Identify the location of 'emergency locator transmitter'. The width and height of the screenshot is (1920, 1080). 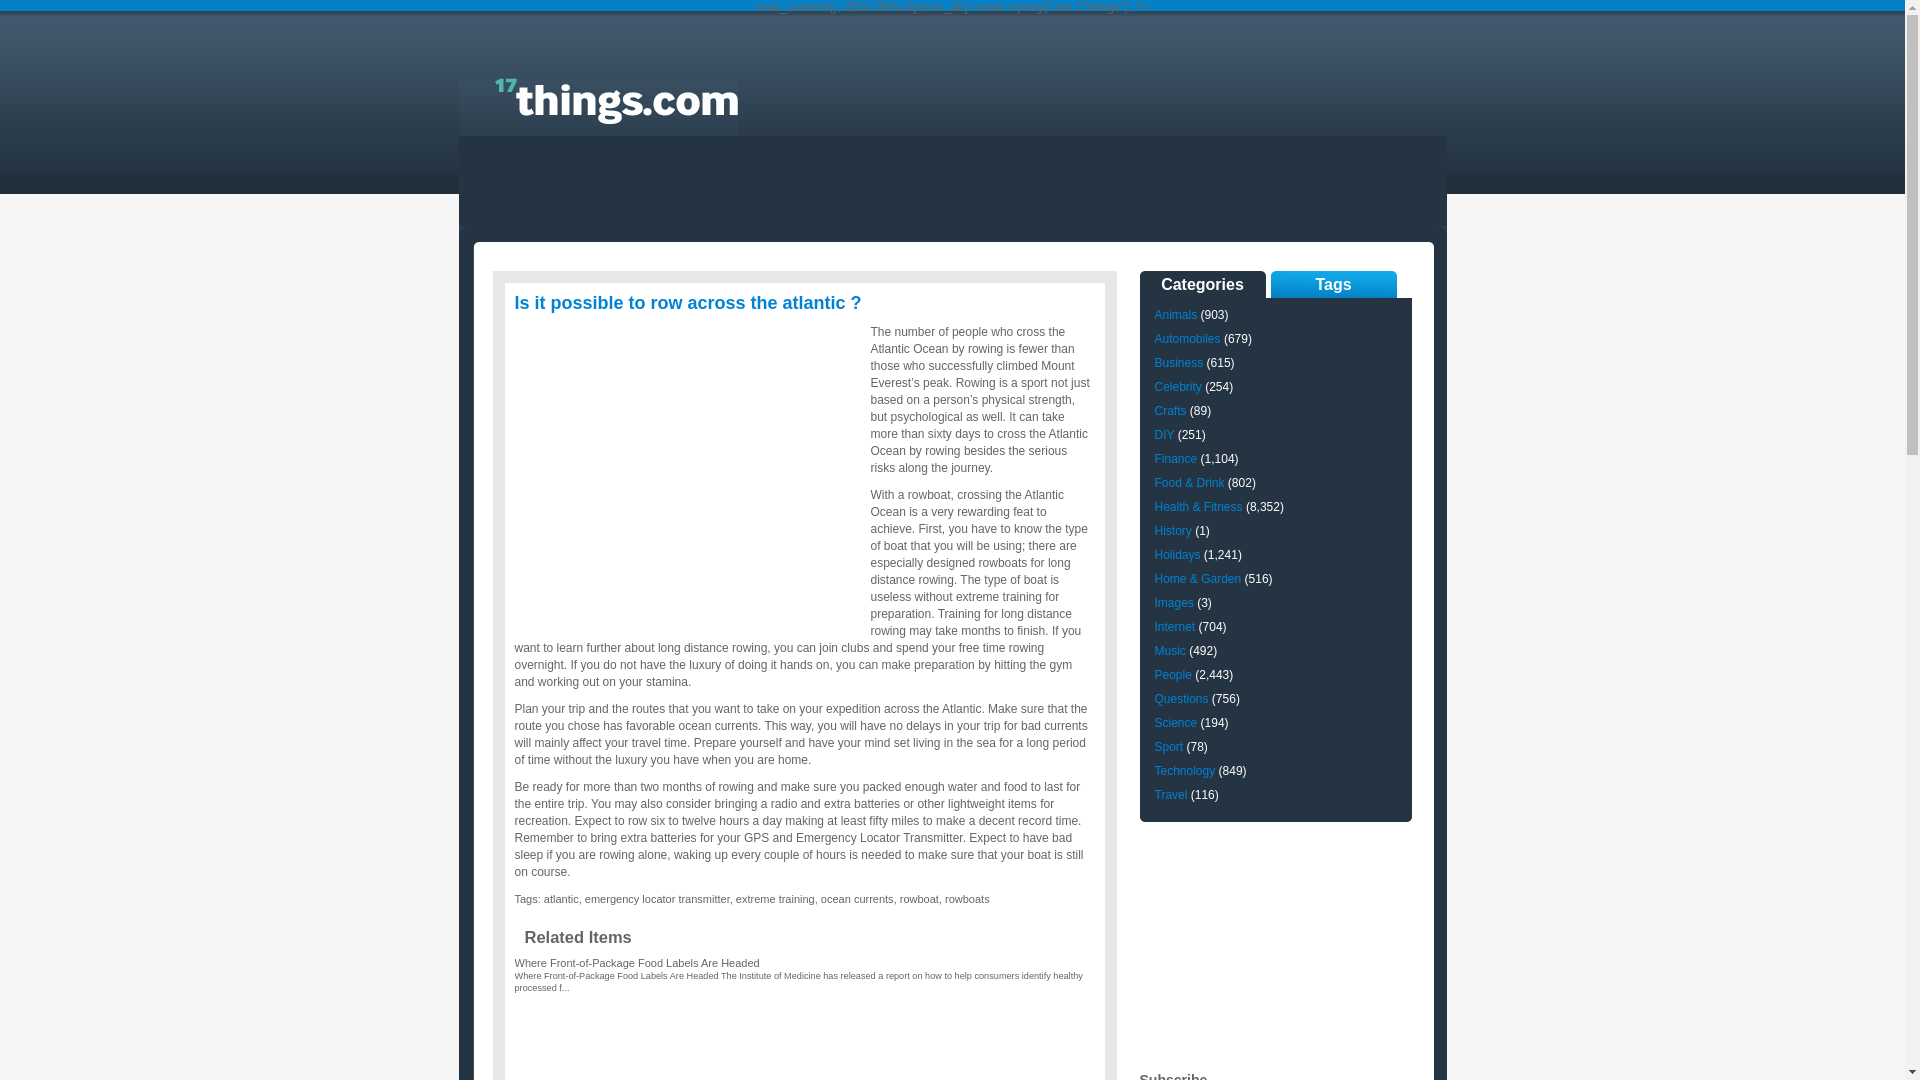
(657, 897).